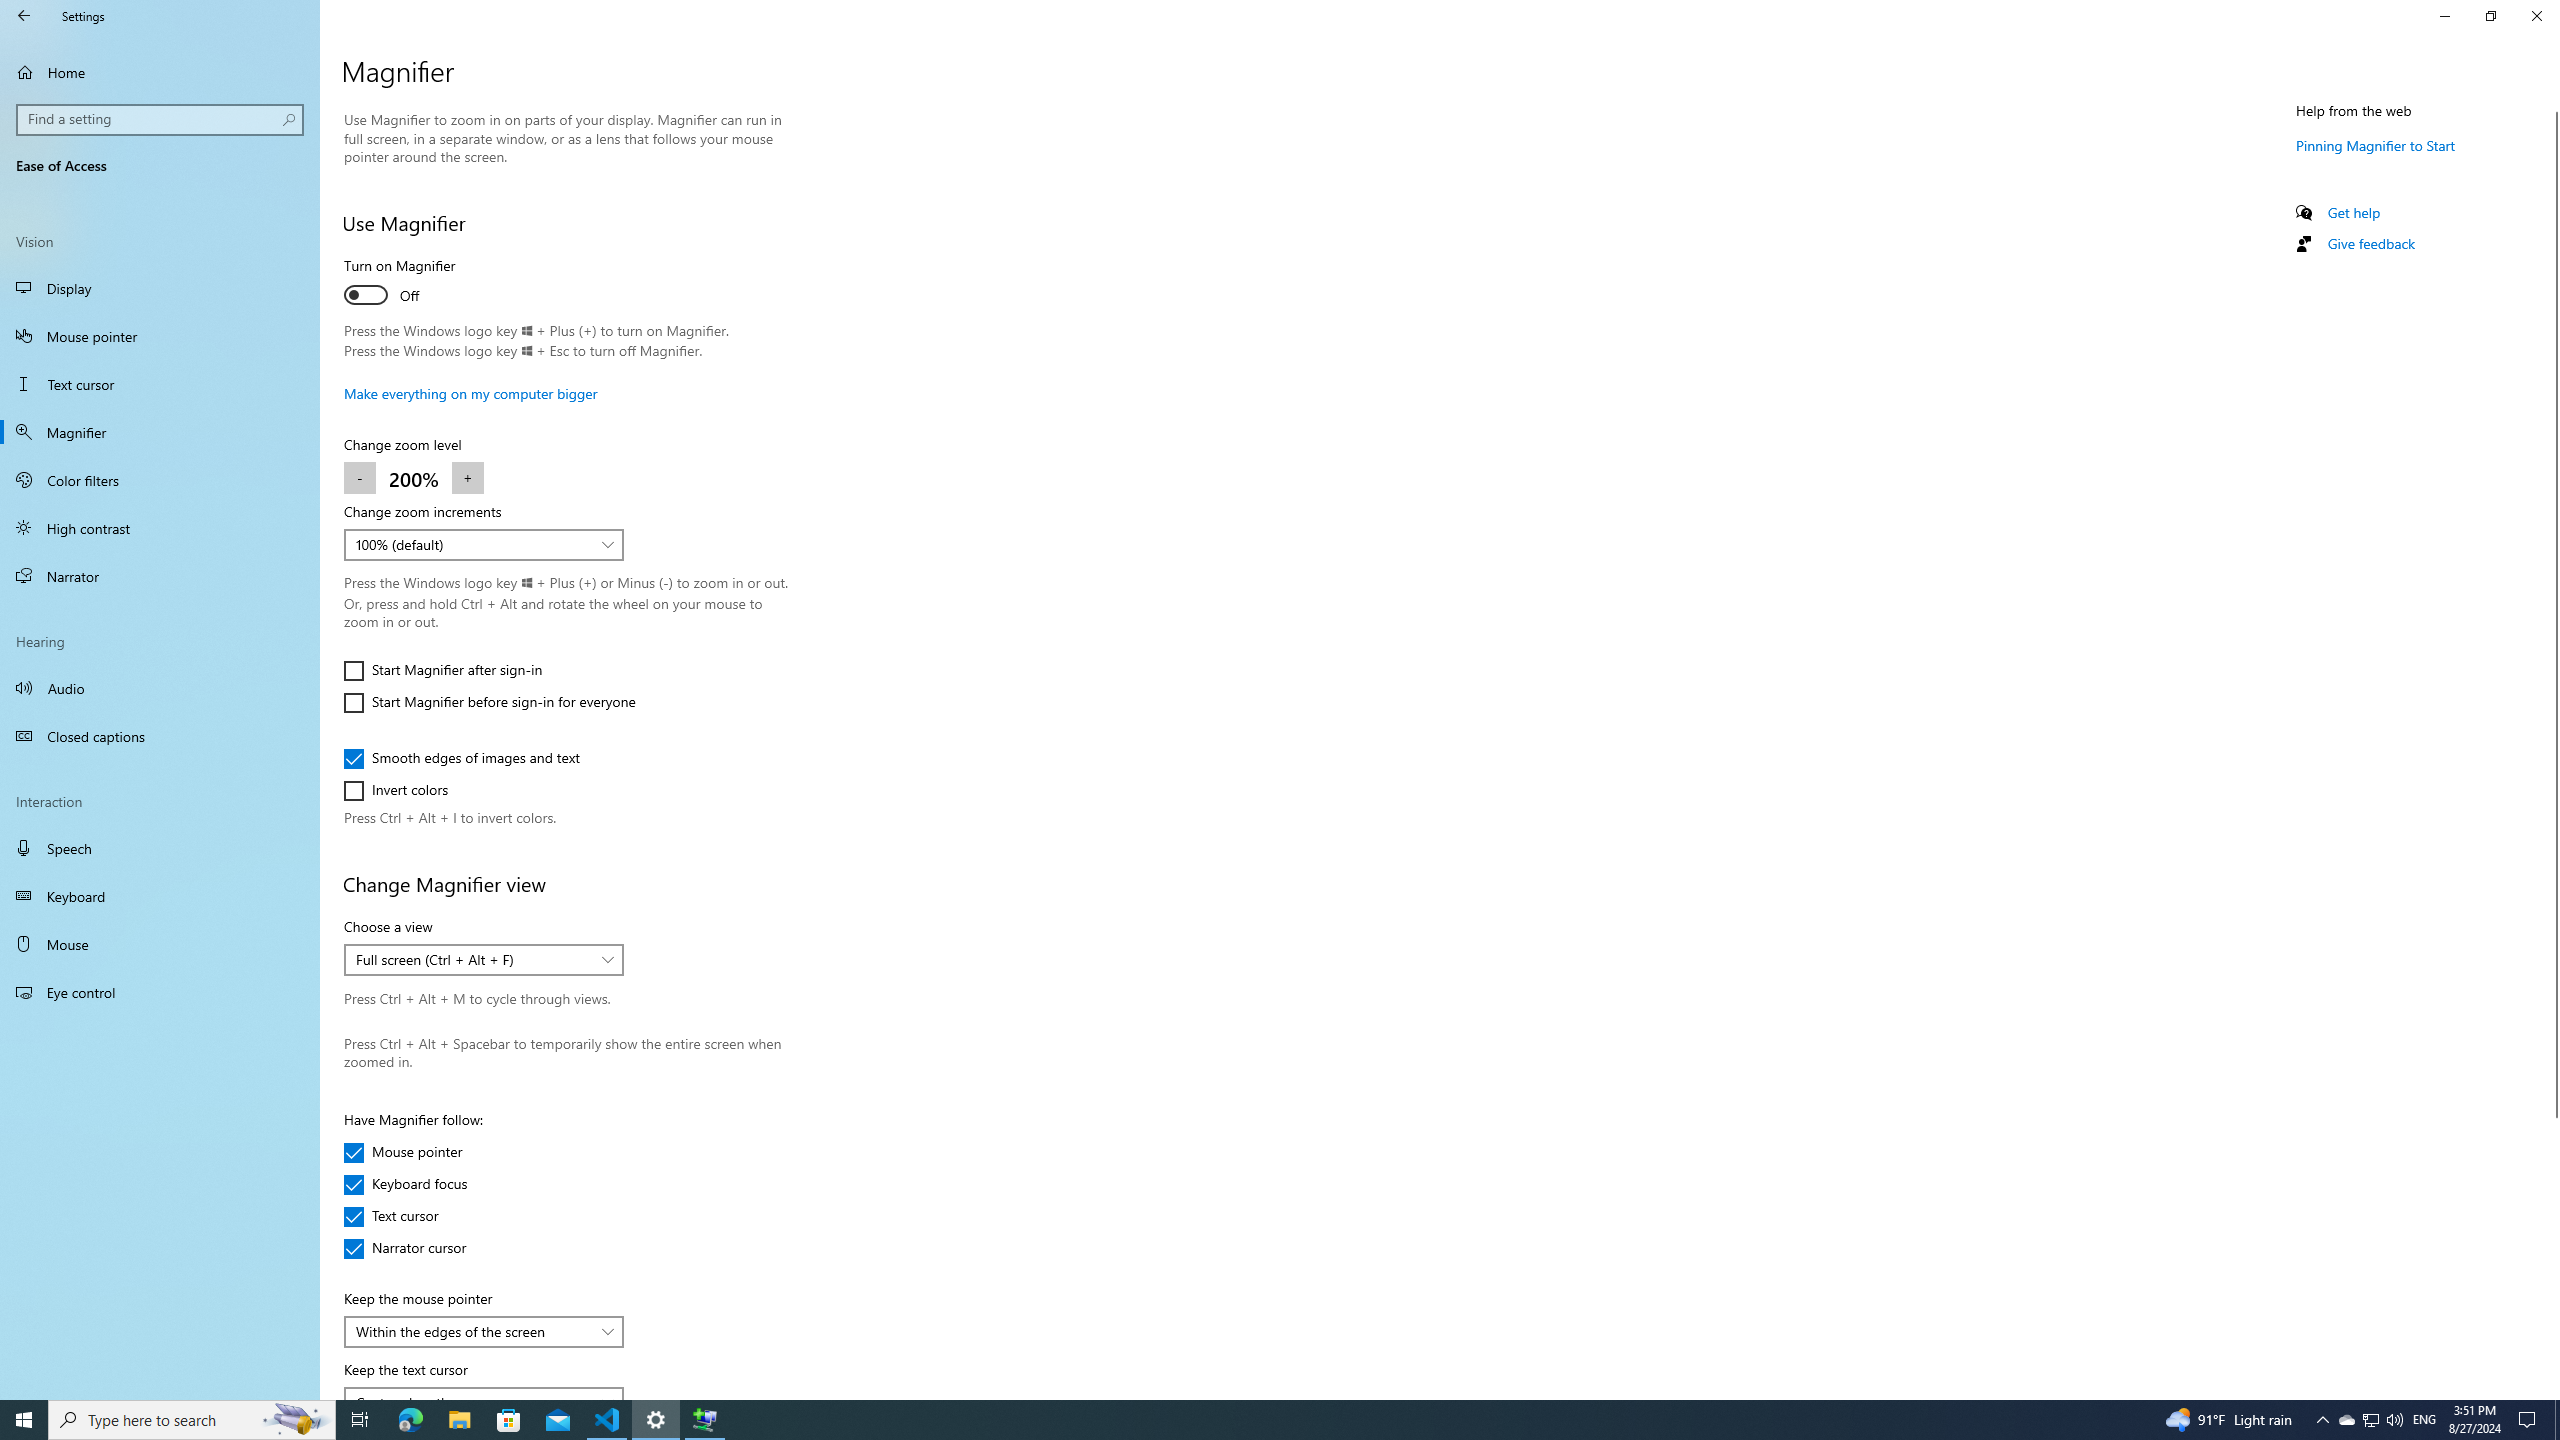 The image size is (2560, 1440). What do you see at coordinates (403, 1215) in the screenshot?
I see `'Text cursor'` at bounding box center [403, 1215].